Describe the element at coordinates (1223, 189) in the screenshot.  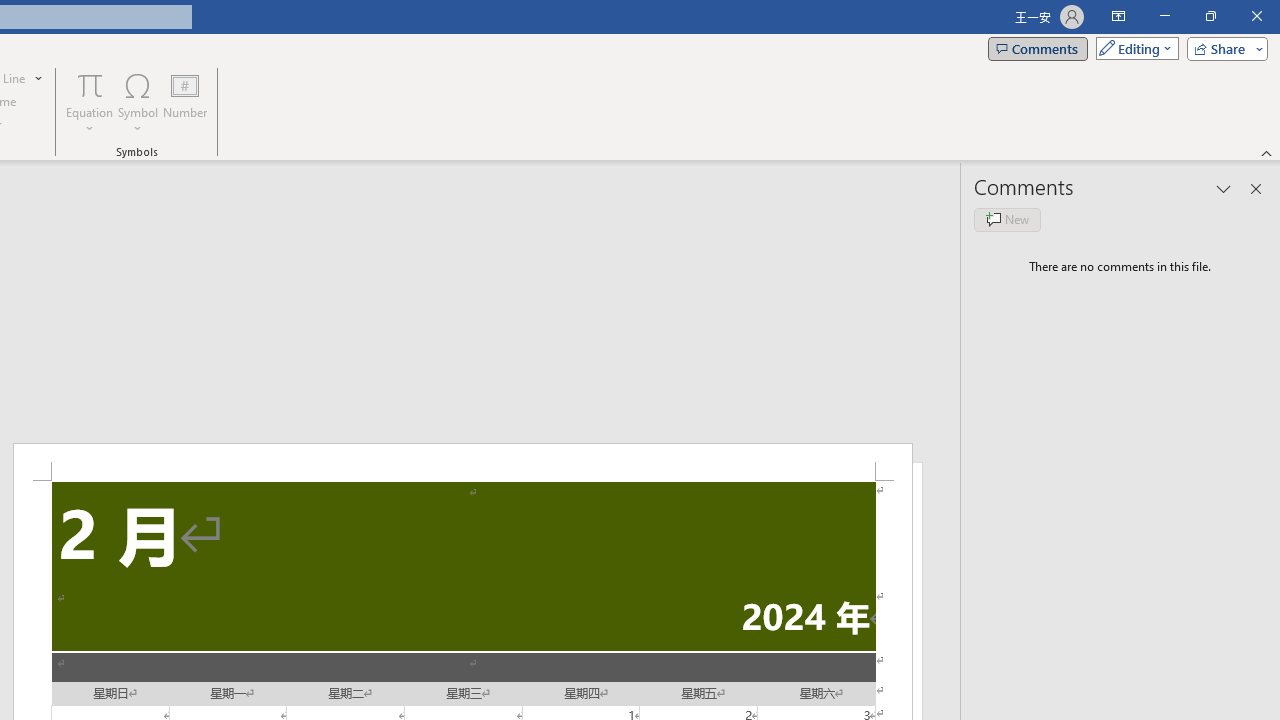
I see `'Task Pane Options'` at that location.